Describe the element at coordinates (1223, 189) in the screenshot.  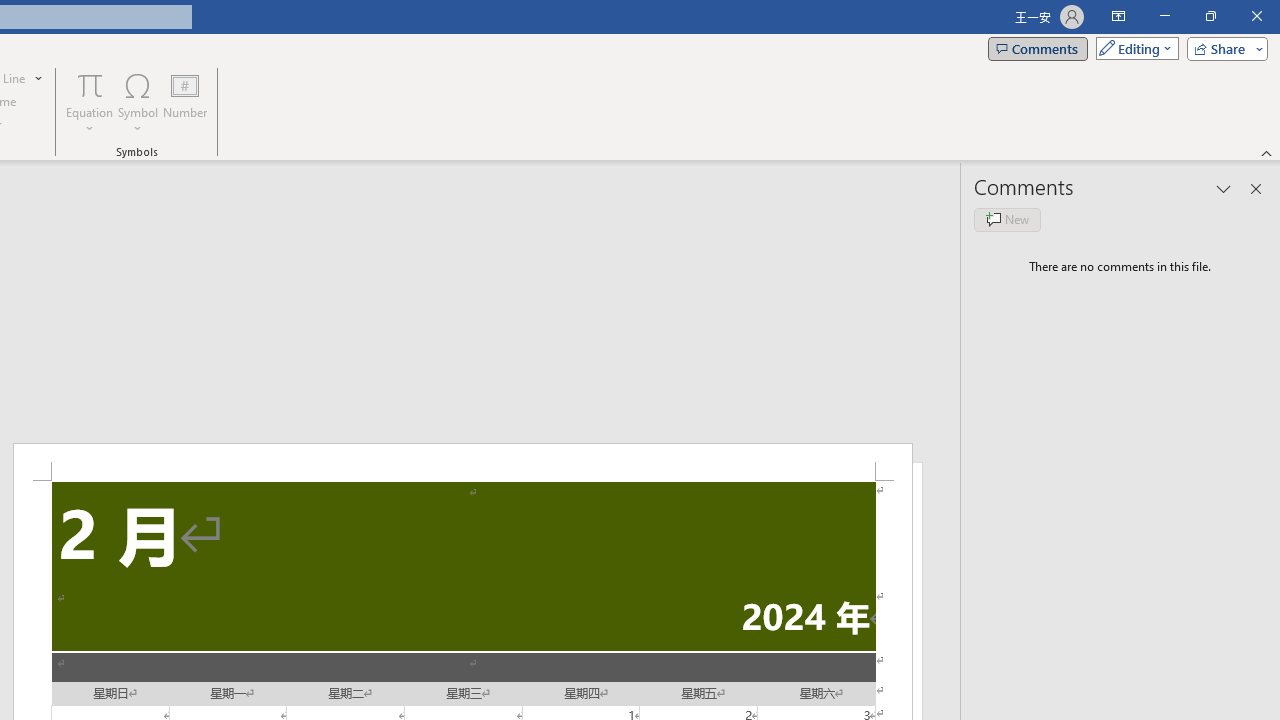
I see `'Task Pane Options'` at that location.